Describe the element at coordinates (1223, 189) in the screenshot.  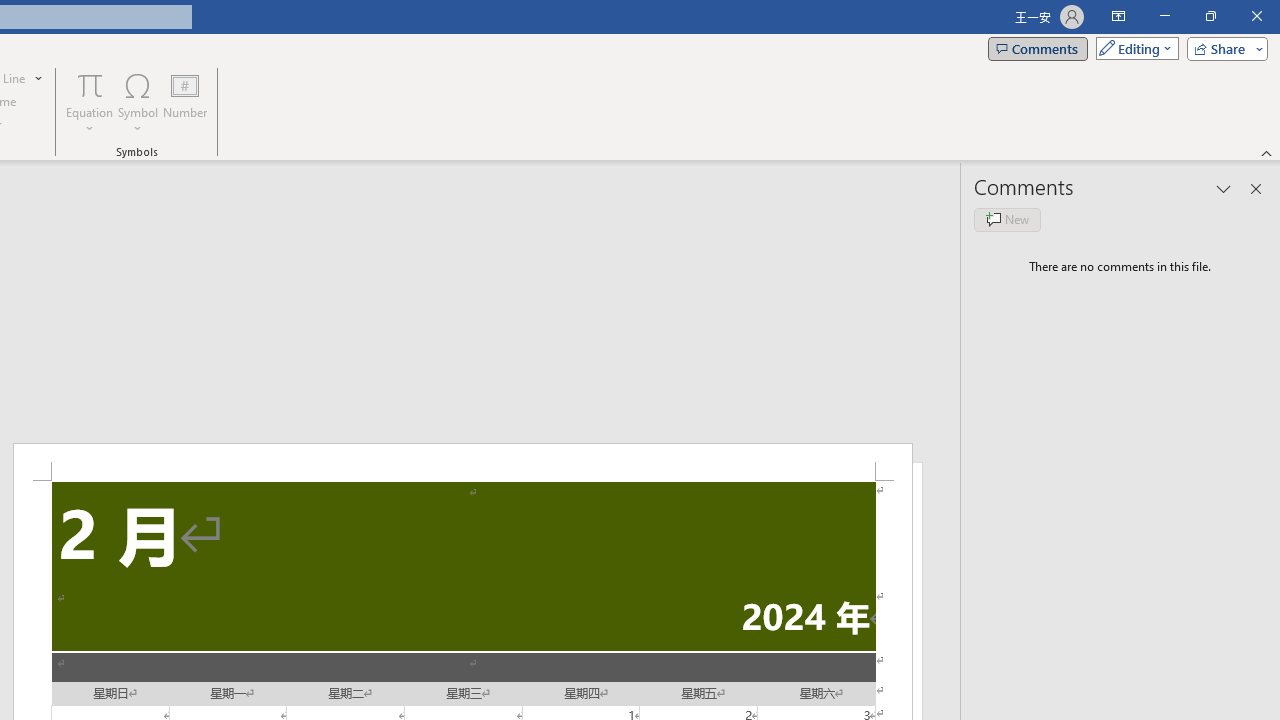
I see `'Task Pane Options'` at that location.